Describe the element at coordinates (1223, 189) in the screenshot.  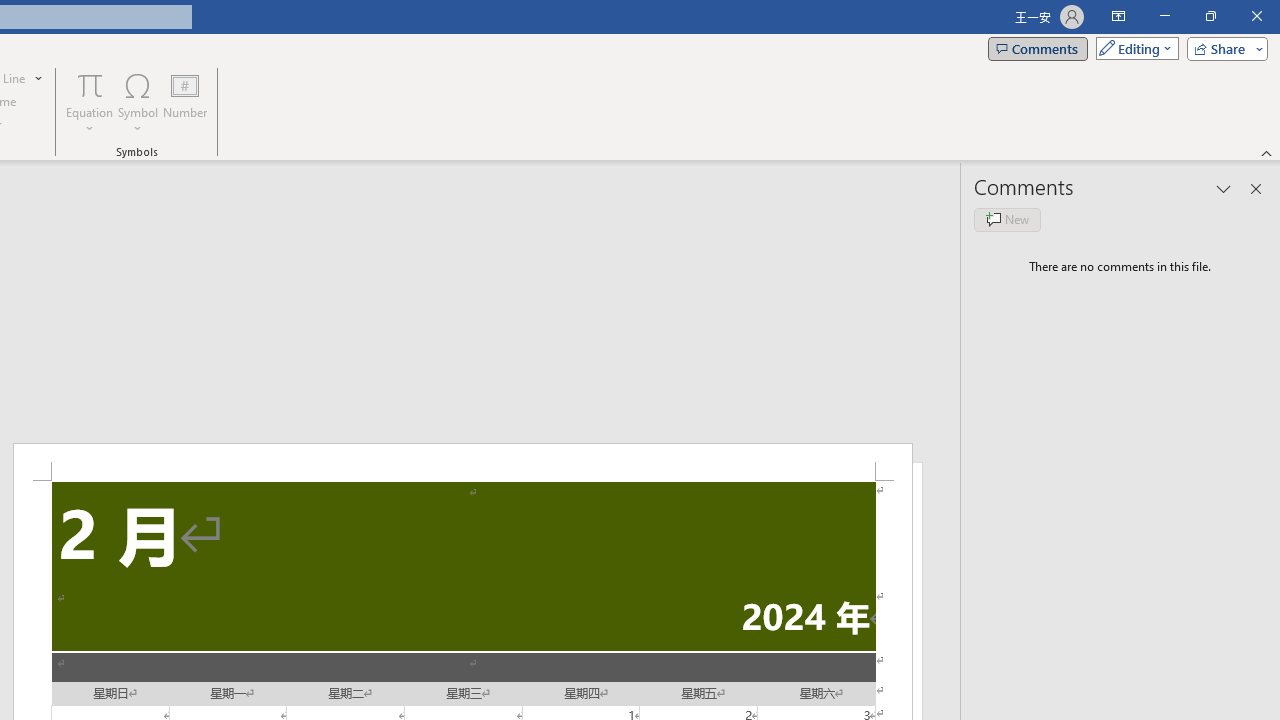
I see `'Task Pane Options'` at that location.